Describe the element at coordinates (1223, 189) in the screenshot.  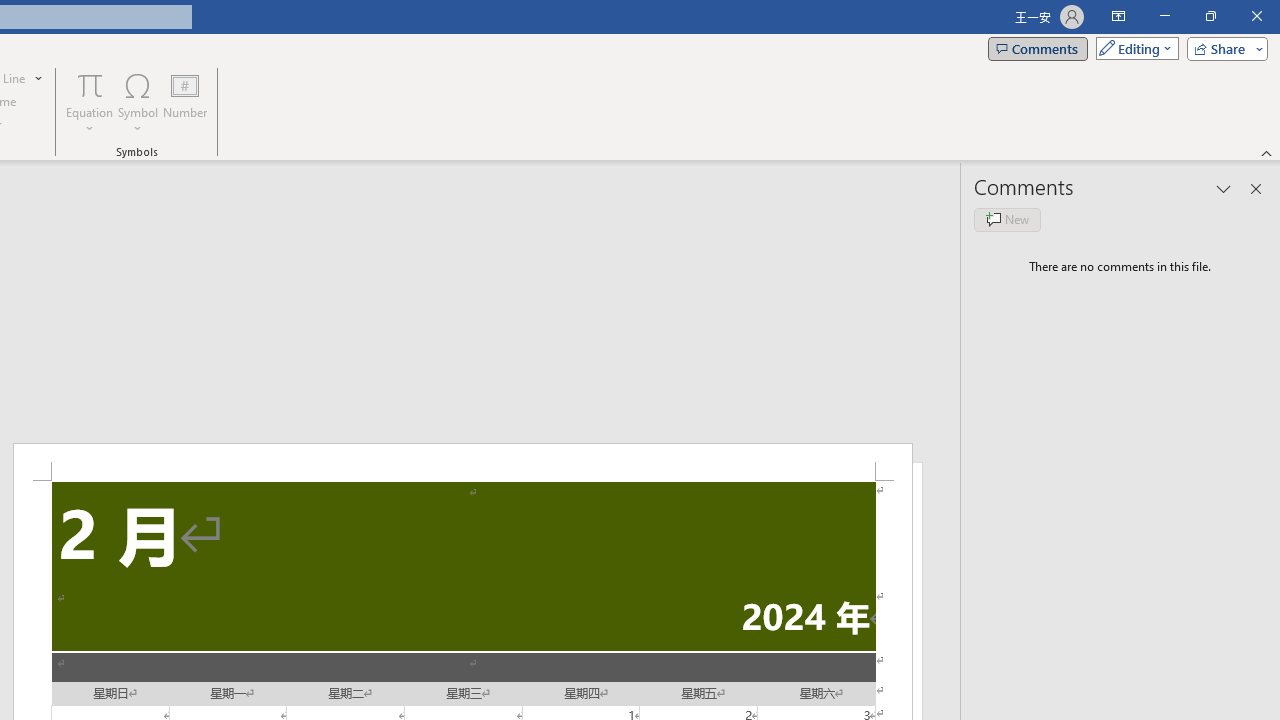
I see `'Task Pane Options'` at that location.